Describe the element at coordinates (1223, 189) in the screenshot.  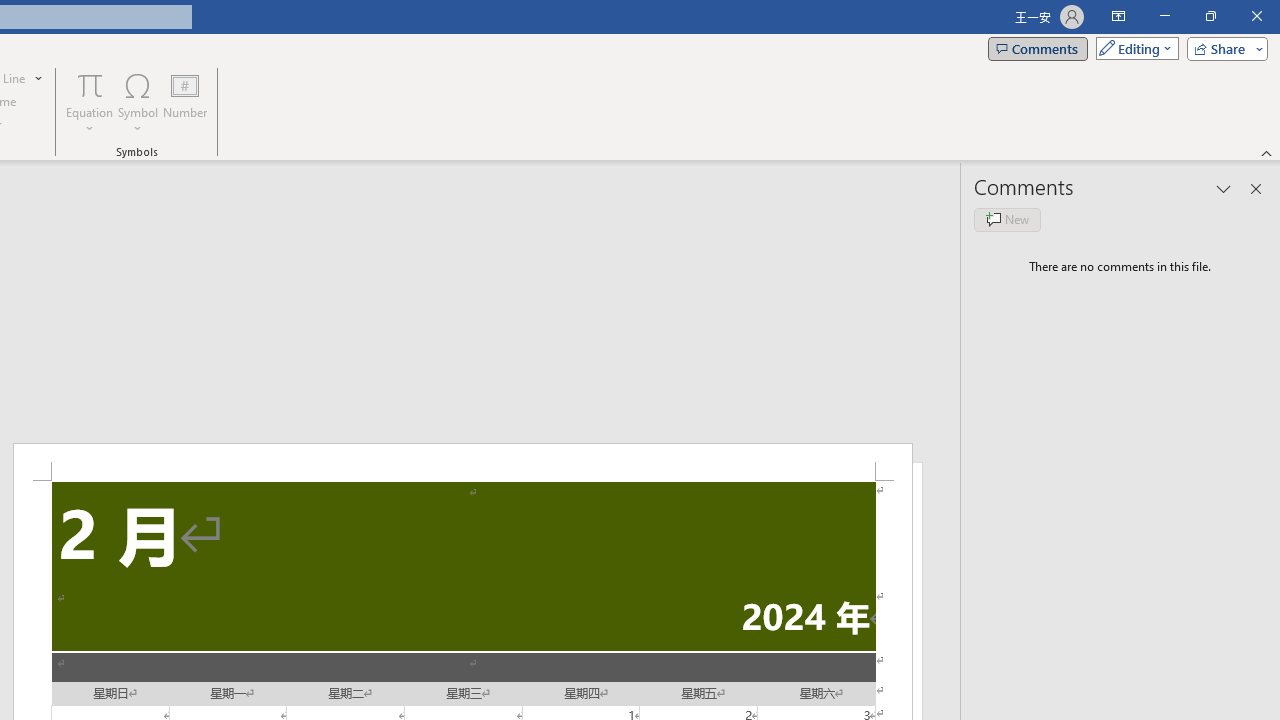
I see `'Task Pane Options'` at that location.